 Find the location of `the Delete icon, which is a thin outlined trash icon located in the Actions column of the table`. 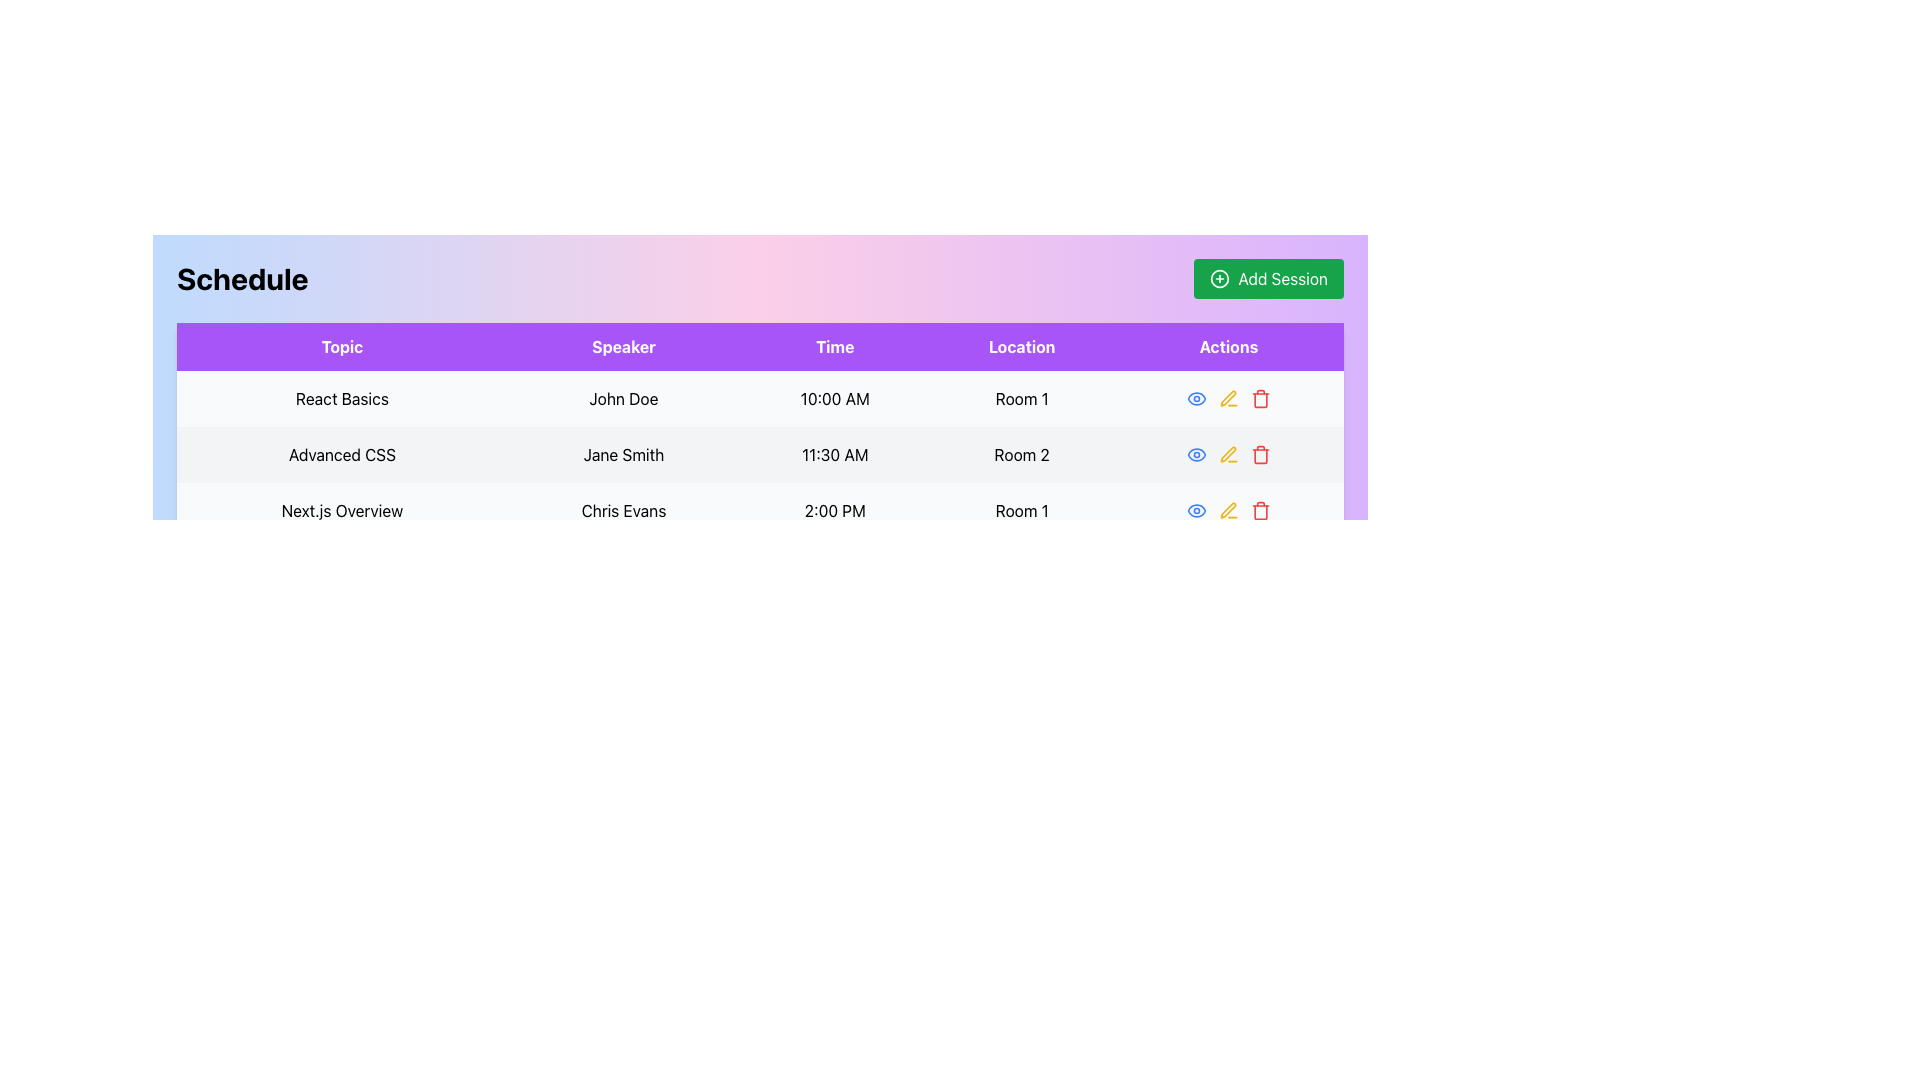

the Delete icon, which is a thin outlined trash icon located in the Actions column of the table is located at coordinates (1259, 400).